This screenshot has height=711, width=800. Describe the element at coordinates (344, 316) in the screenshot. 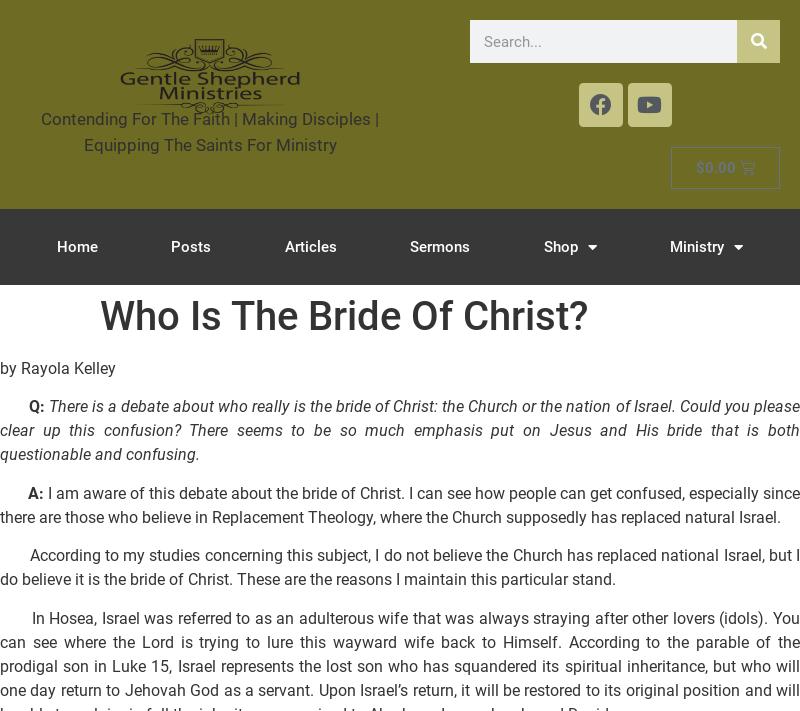

I see `'Who Is The Bride Of Christ?'` at that location.